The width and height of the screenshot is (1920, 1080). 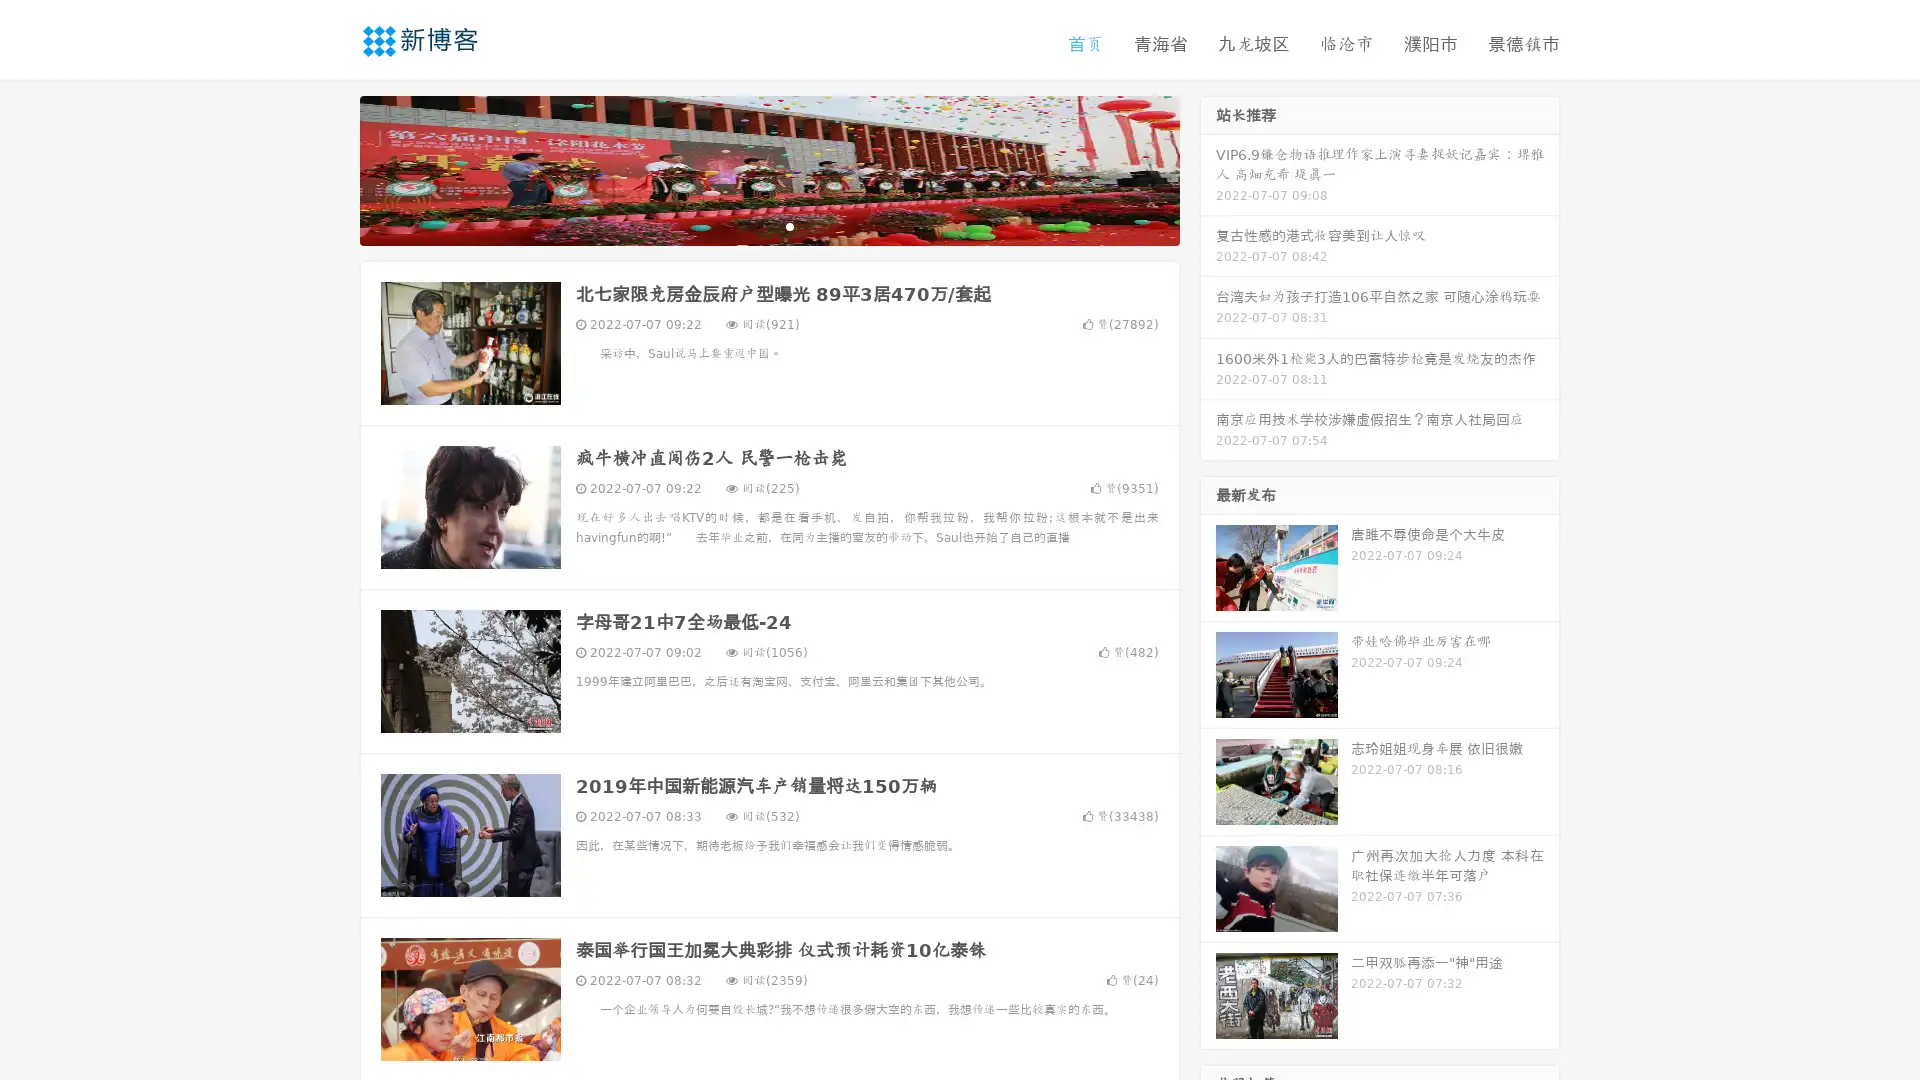 What do you see at coordinates (330, 168) in the screenshot?
I see `Previous slide` at bounding box center [330, 168].